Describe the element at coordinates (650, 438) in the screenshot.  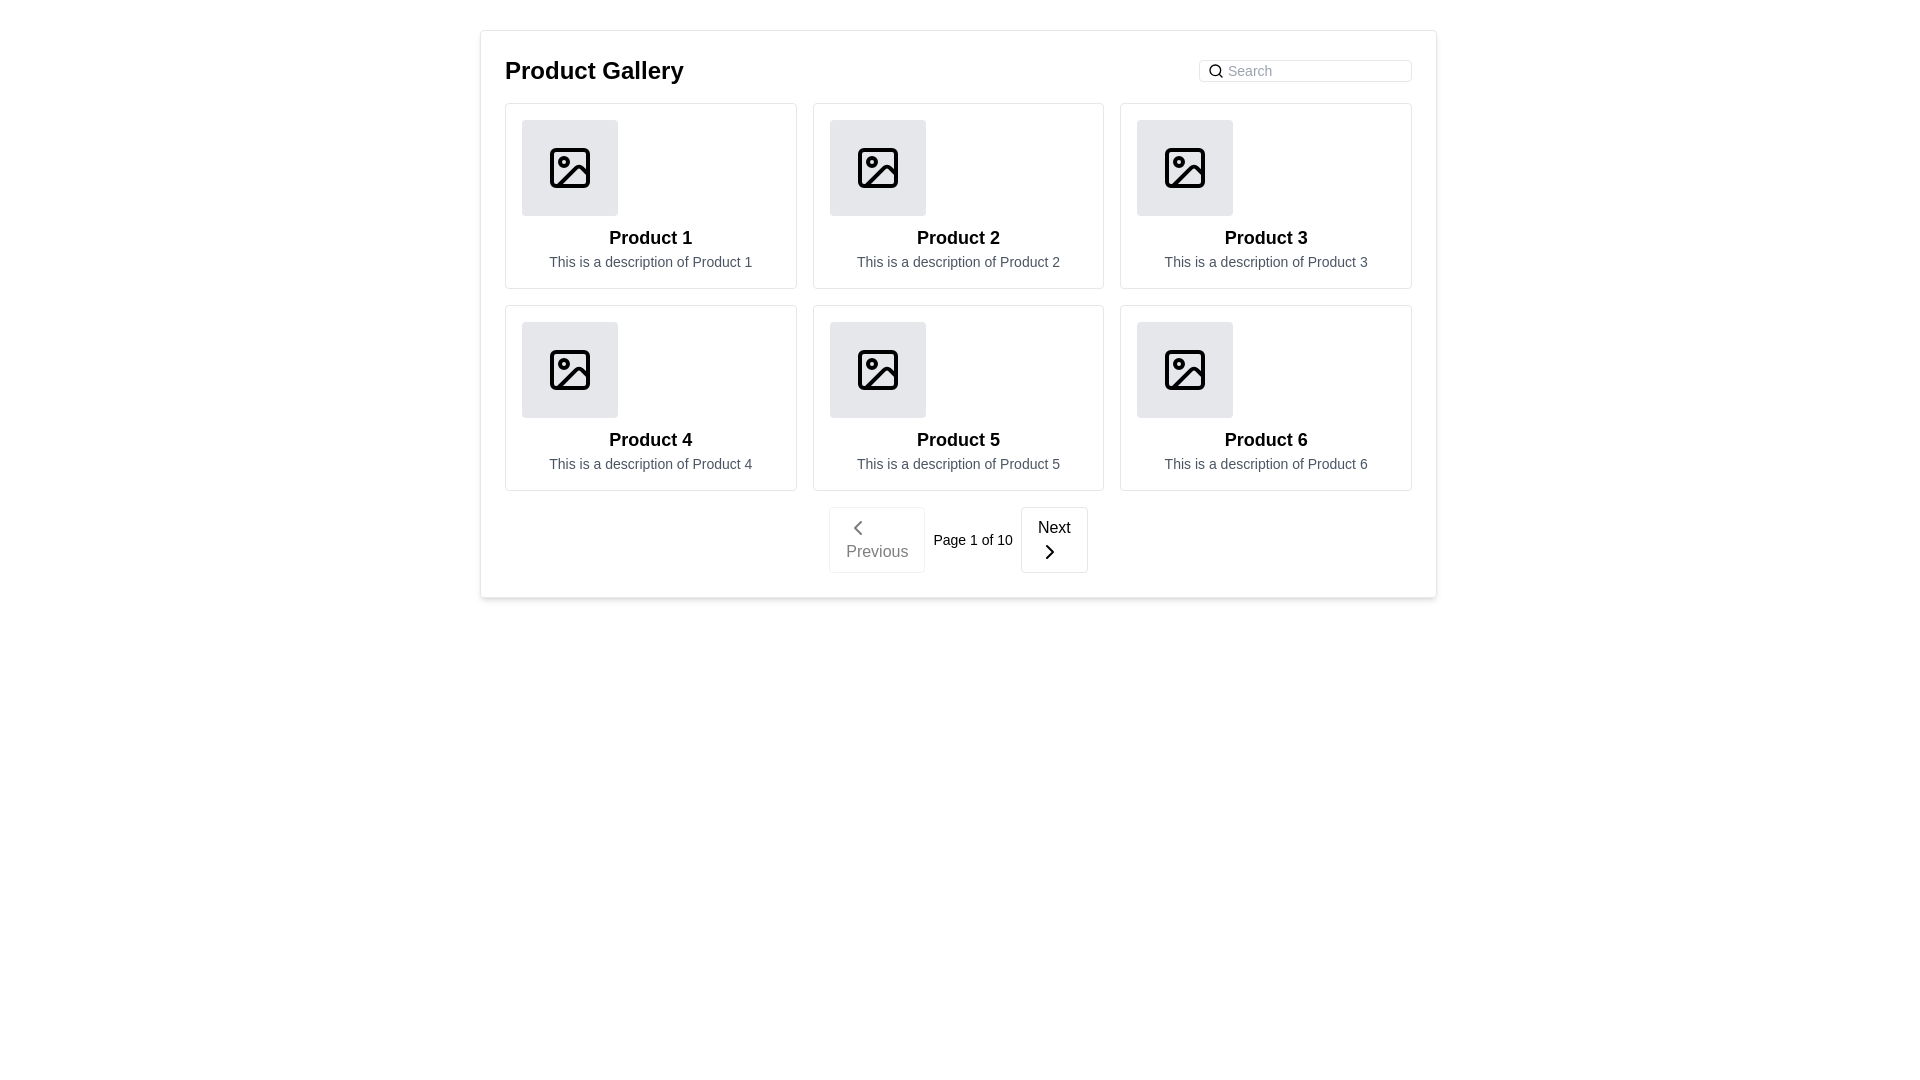
I see `the text label styled with a larger font size and bold weight containing the text 'Product 4', which is located below an image placeholder in a card layout` at that location.